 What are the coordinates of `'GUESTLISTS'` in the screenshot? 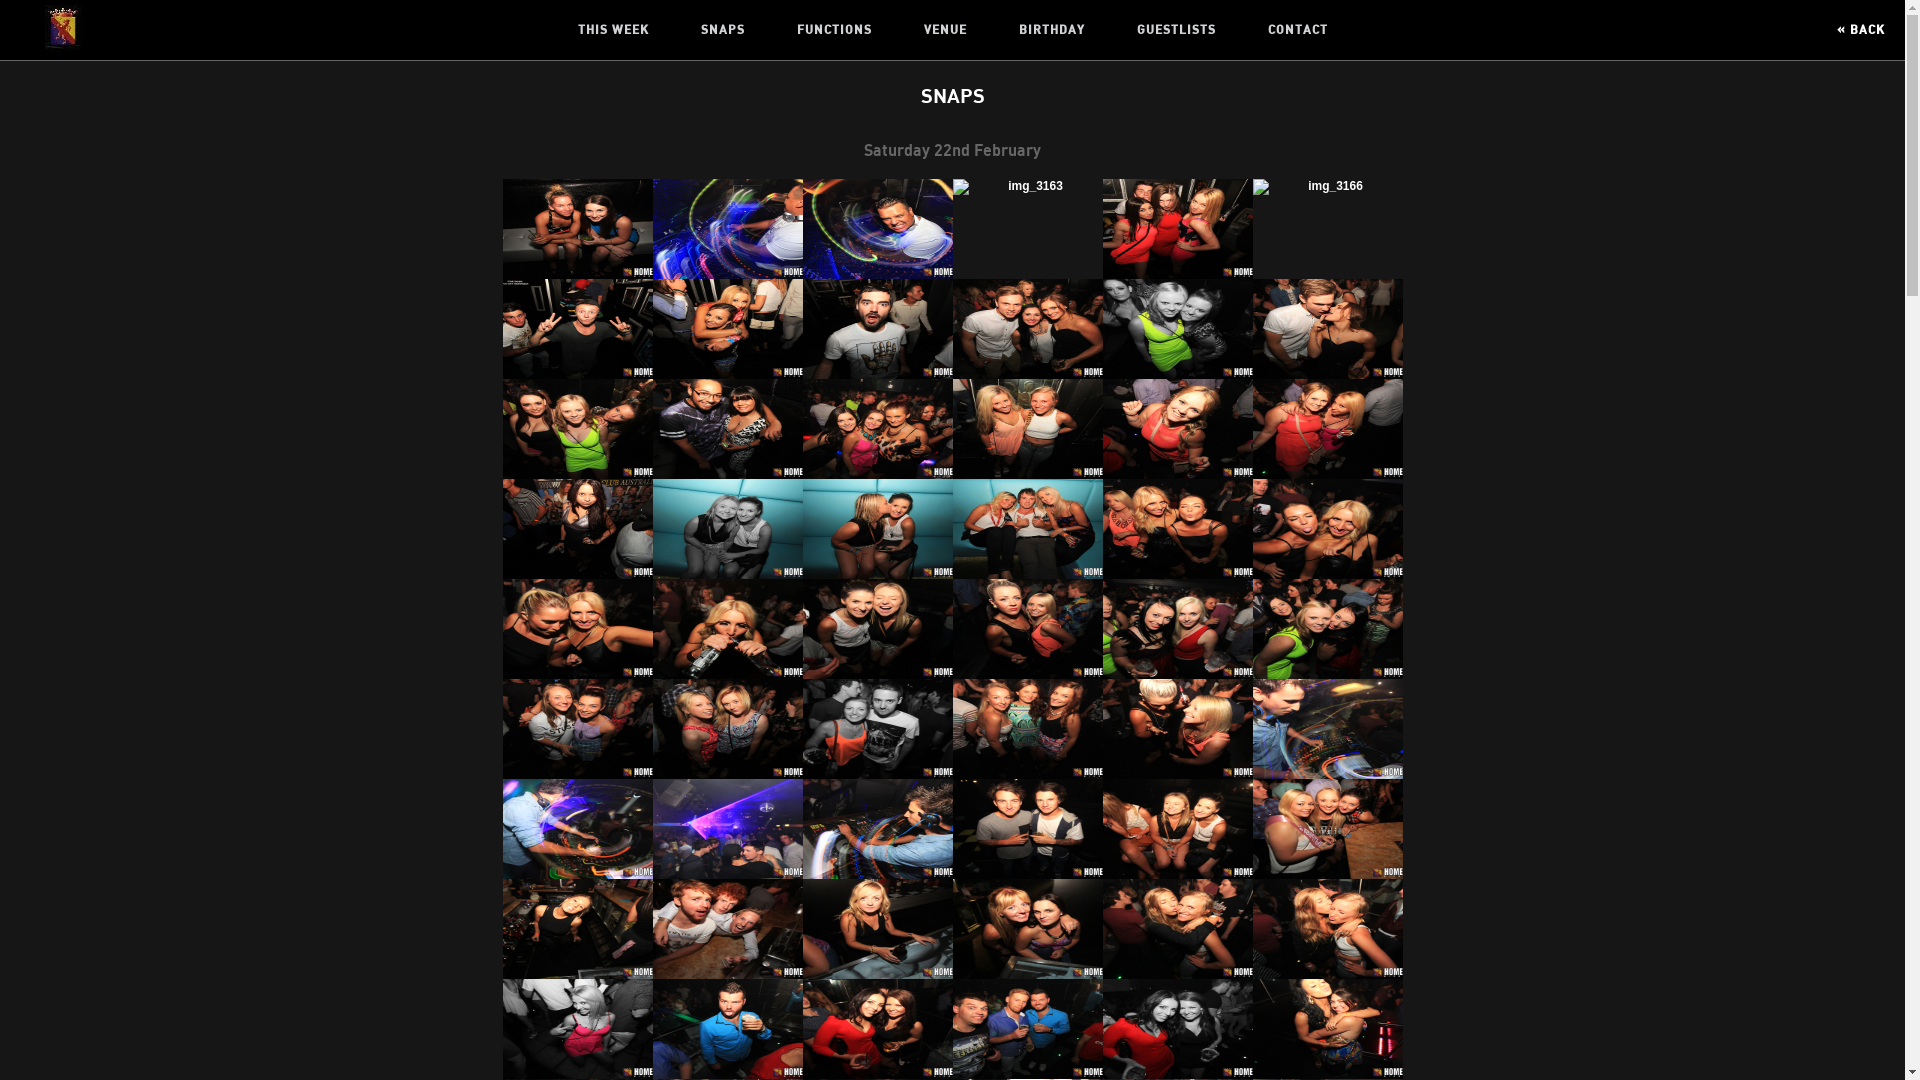 It's located at (1175, 30).